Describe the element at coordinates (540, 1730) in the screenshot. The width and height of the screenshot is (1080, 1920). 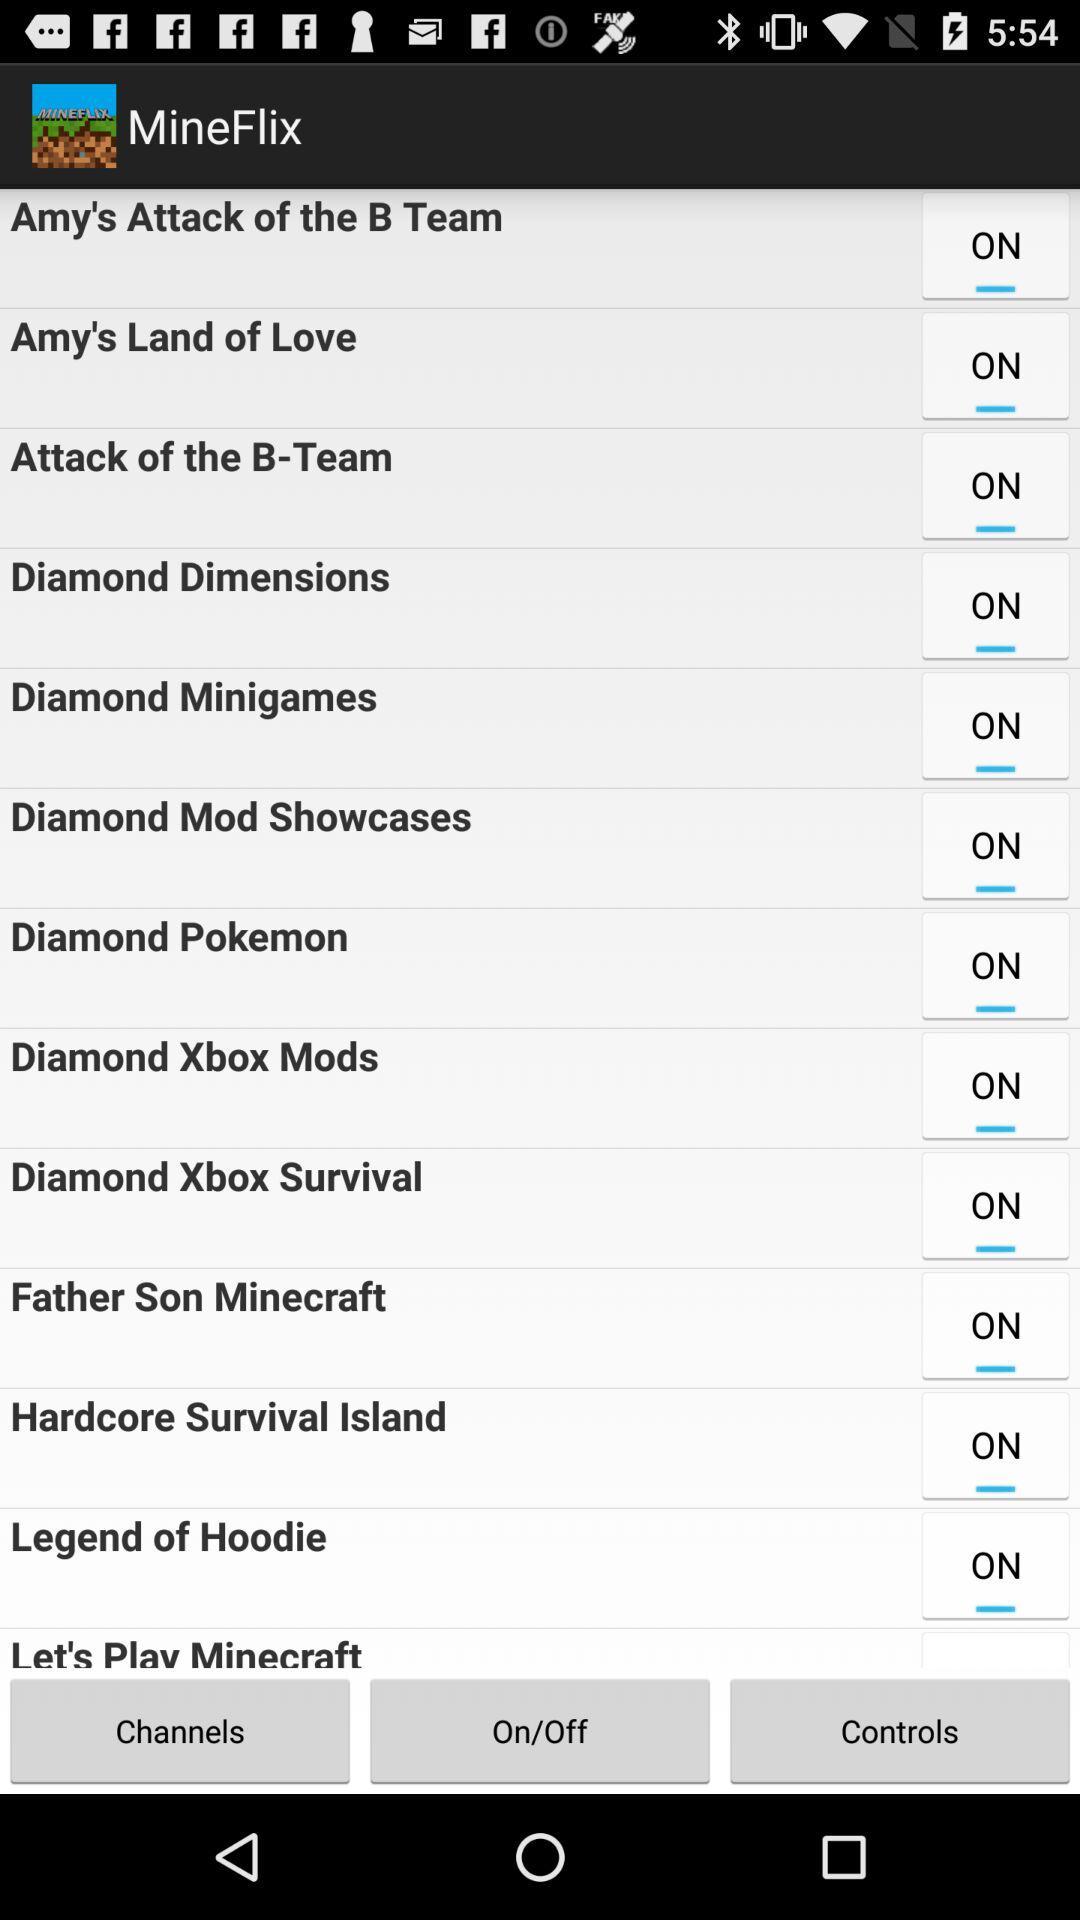
I see `button next to controls icon` at that location.